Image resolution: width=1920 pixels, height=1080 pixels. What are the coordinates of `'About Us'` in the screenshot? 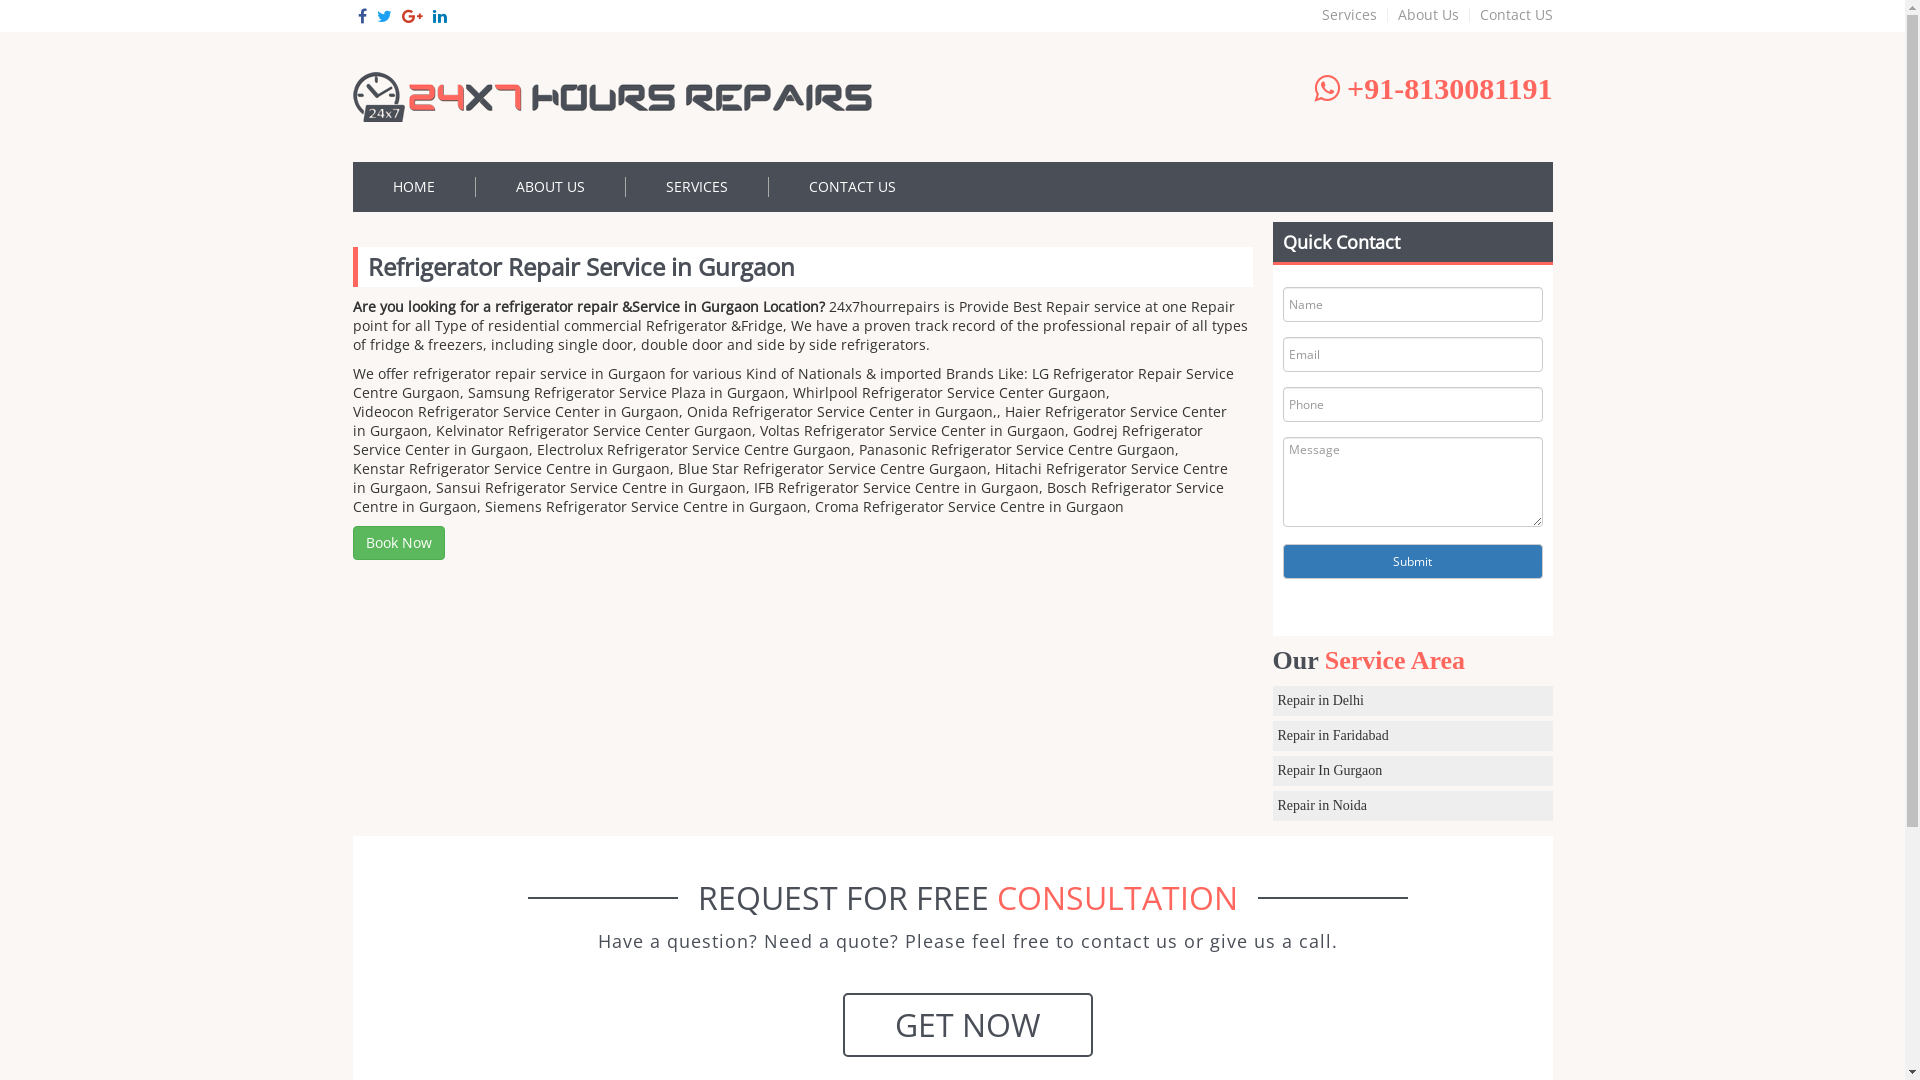 It's located at (1428, 15).